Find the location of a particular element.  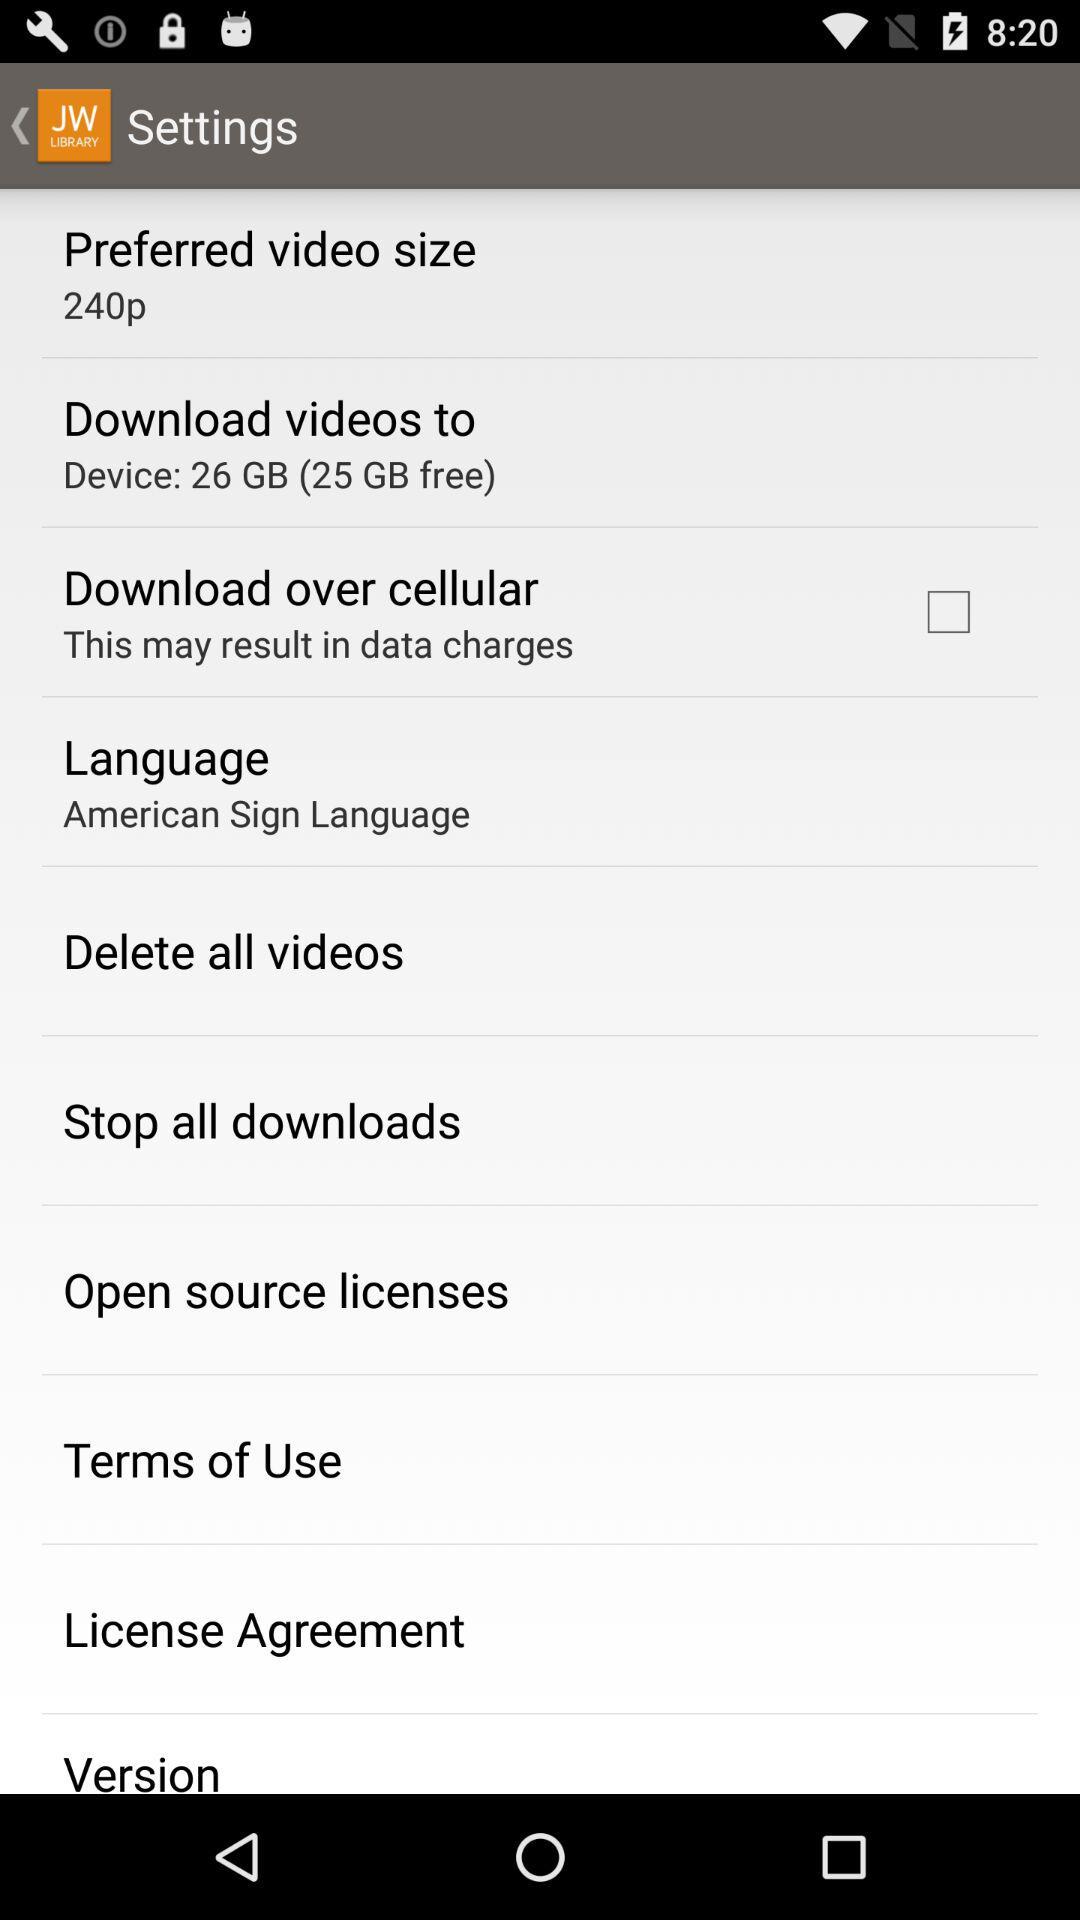

open source licenses item is located at coordinates (286, 1289).